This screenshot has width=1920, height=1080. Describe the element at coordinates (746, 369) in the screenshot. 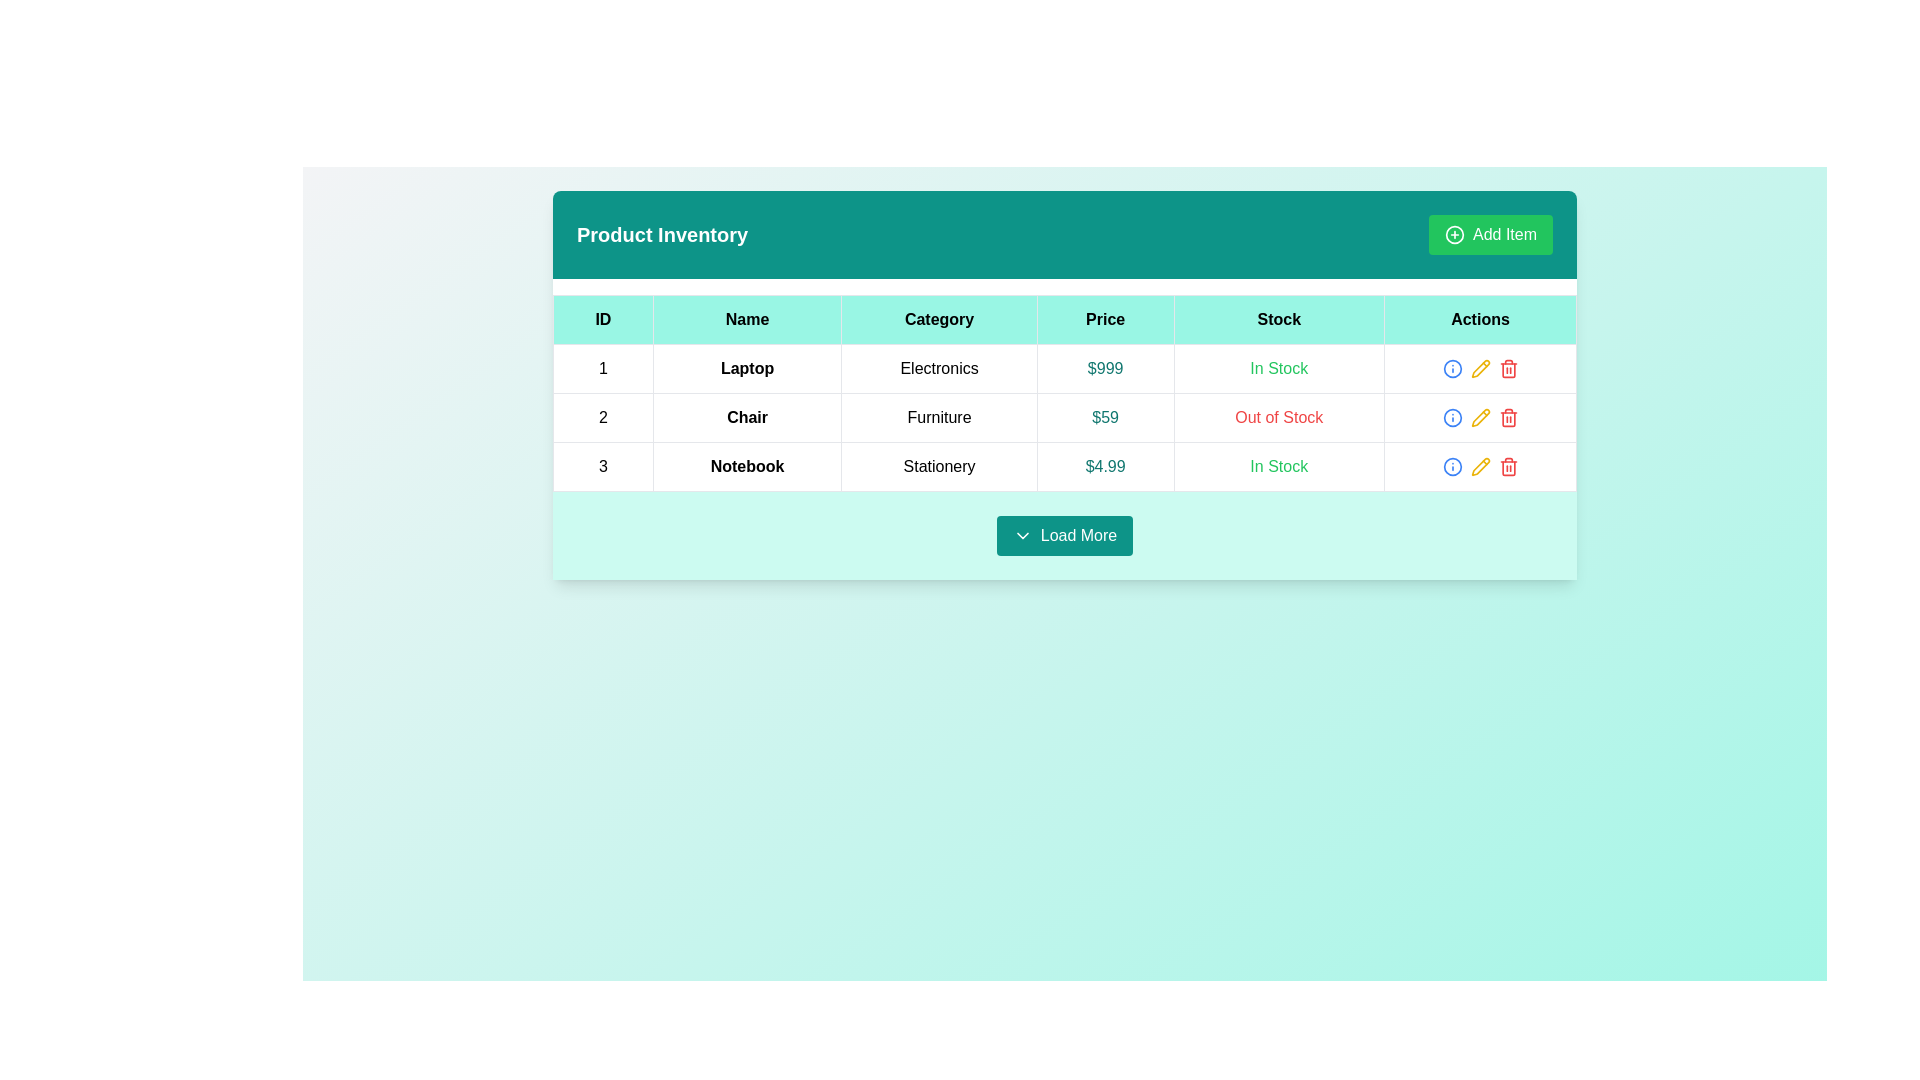

I see `the static text element displaying the product name in the second column of the first row of the table, located next to '1' and 'Electronics'` at that location.